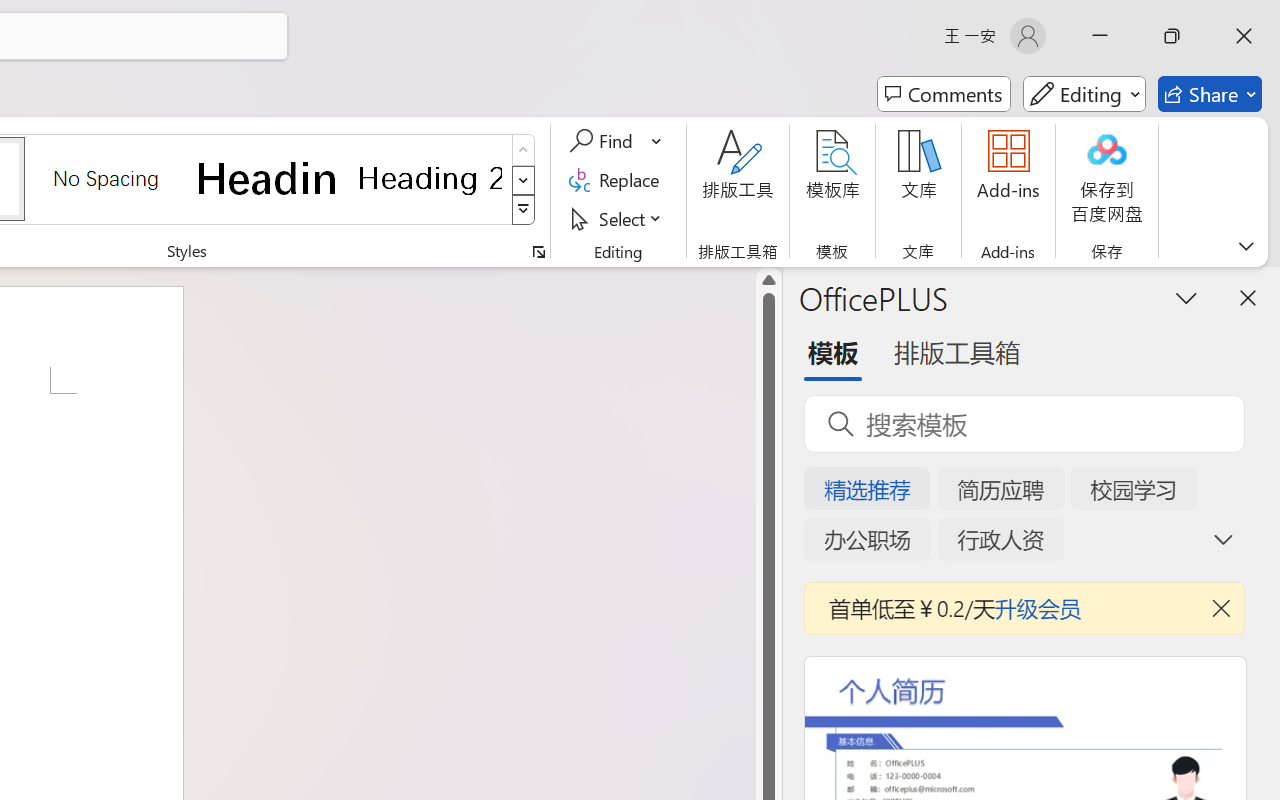 The height and width of the screenshot is (800, 1280). I want to click on 'Styles', so click(523, 210).